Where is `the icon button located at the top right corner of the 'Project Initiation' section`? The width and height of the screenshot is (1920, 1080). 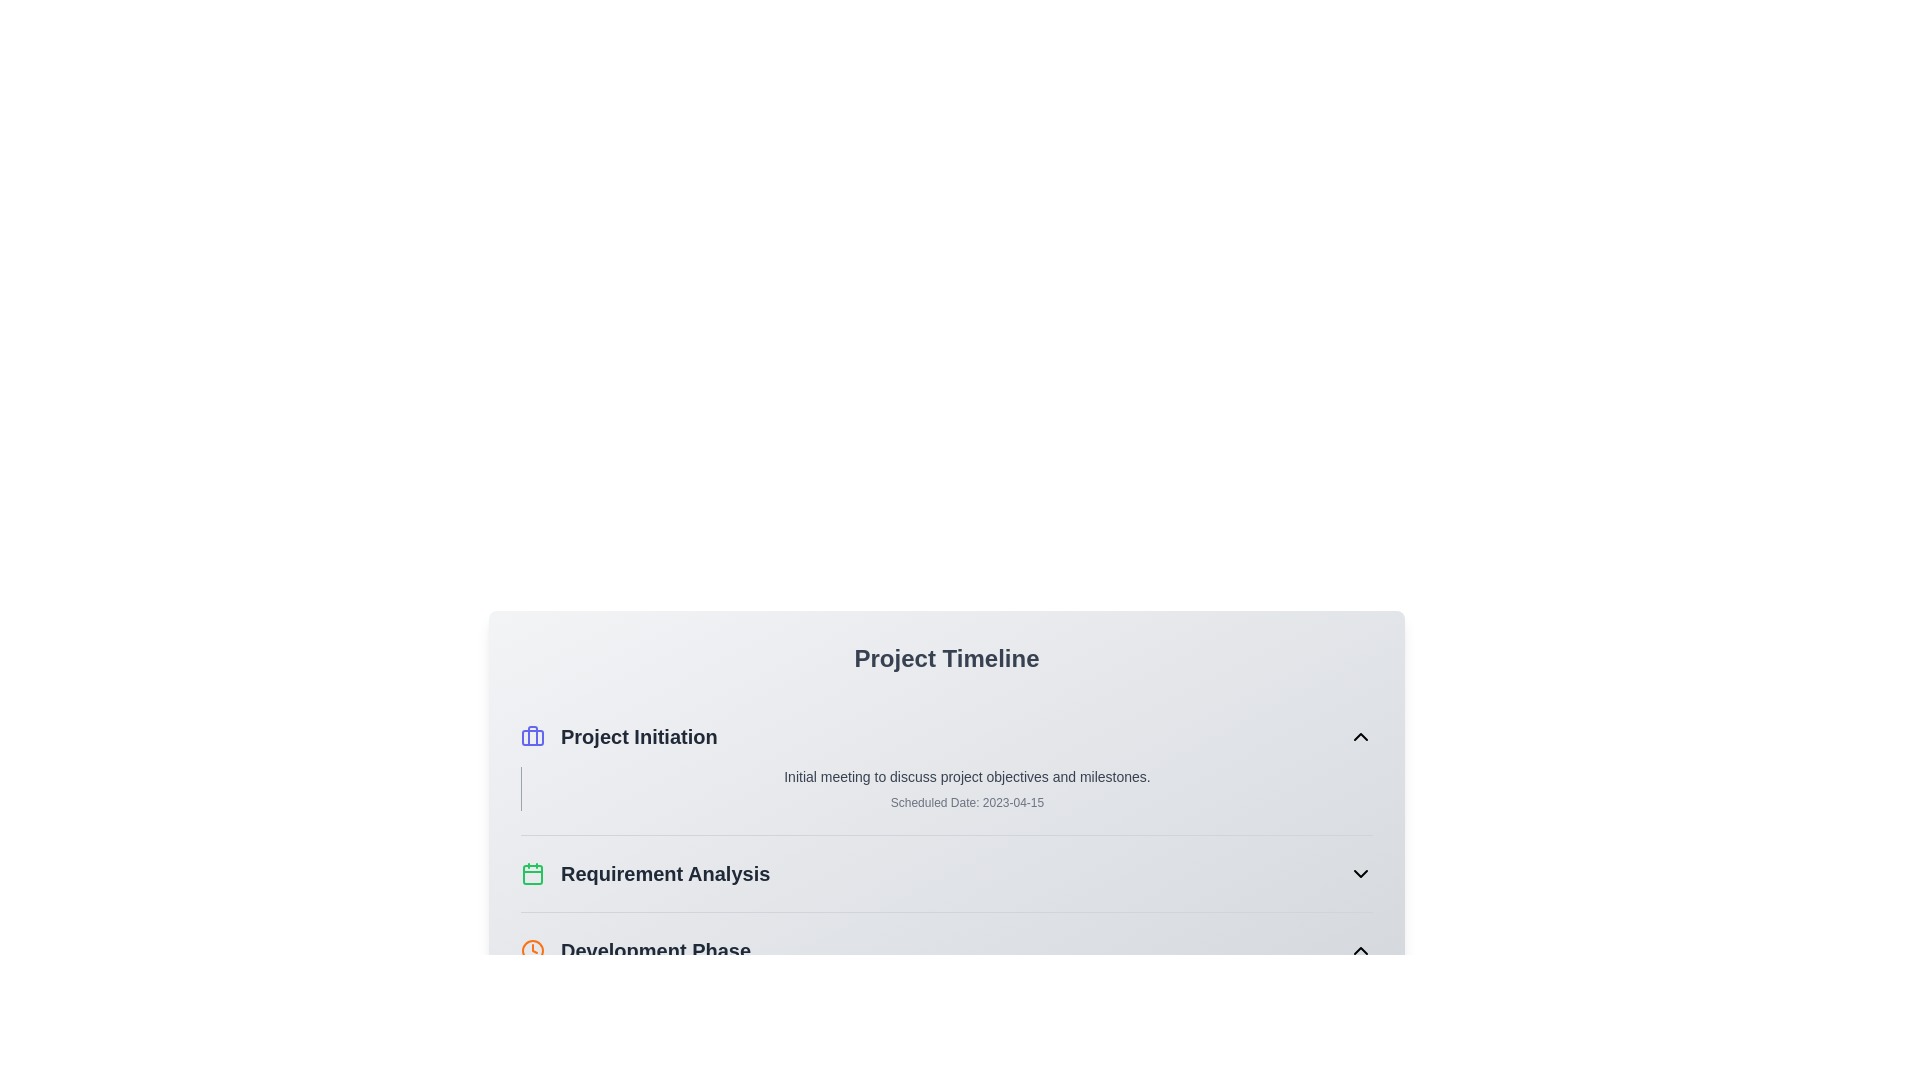
the icon button located at the top right corner of the 'Project Initiation' section is located at coordinates (1360, 736).